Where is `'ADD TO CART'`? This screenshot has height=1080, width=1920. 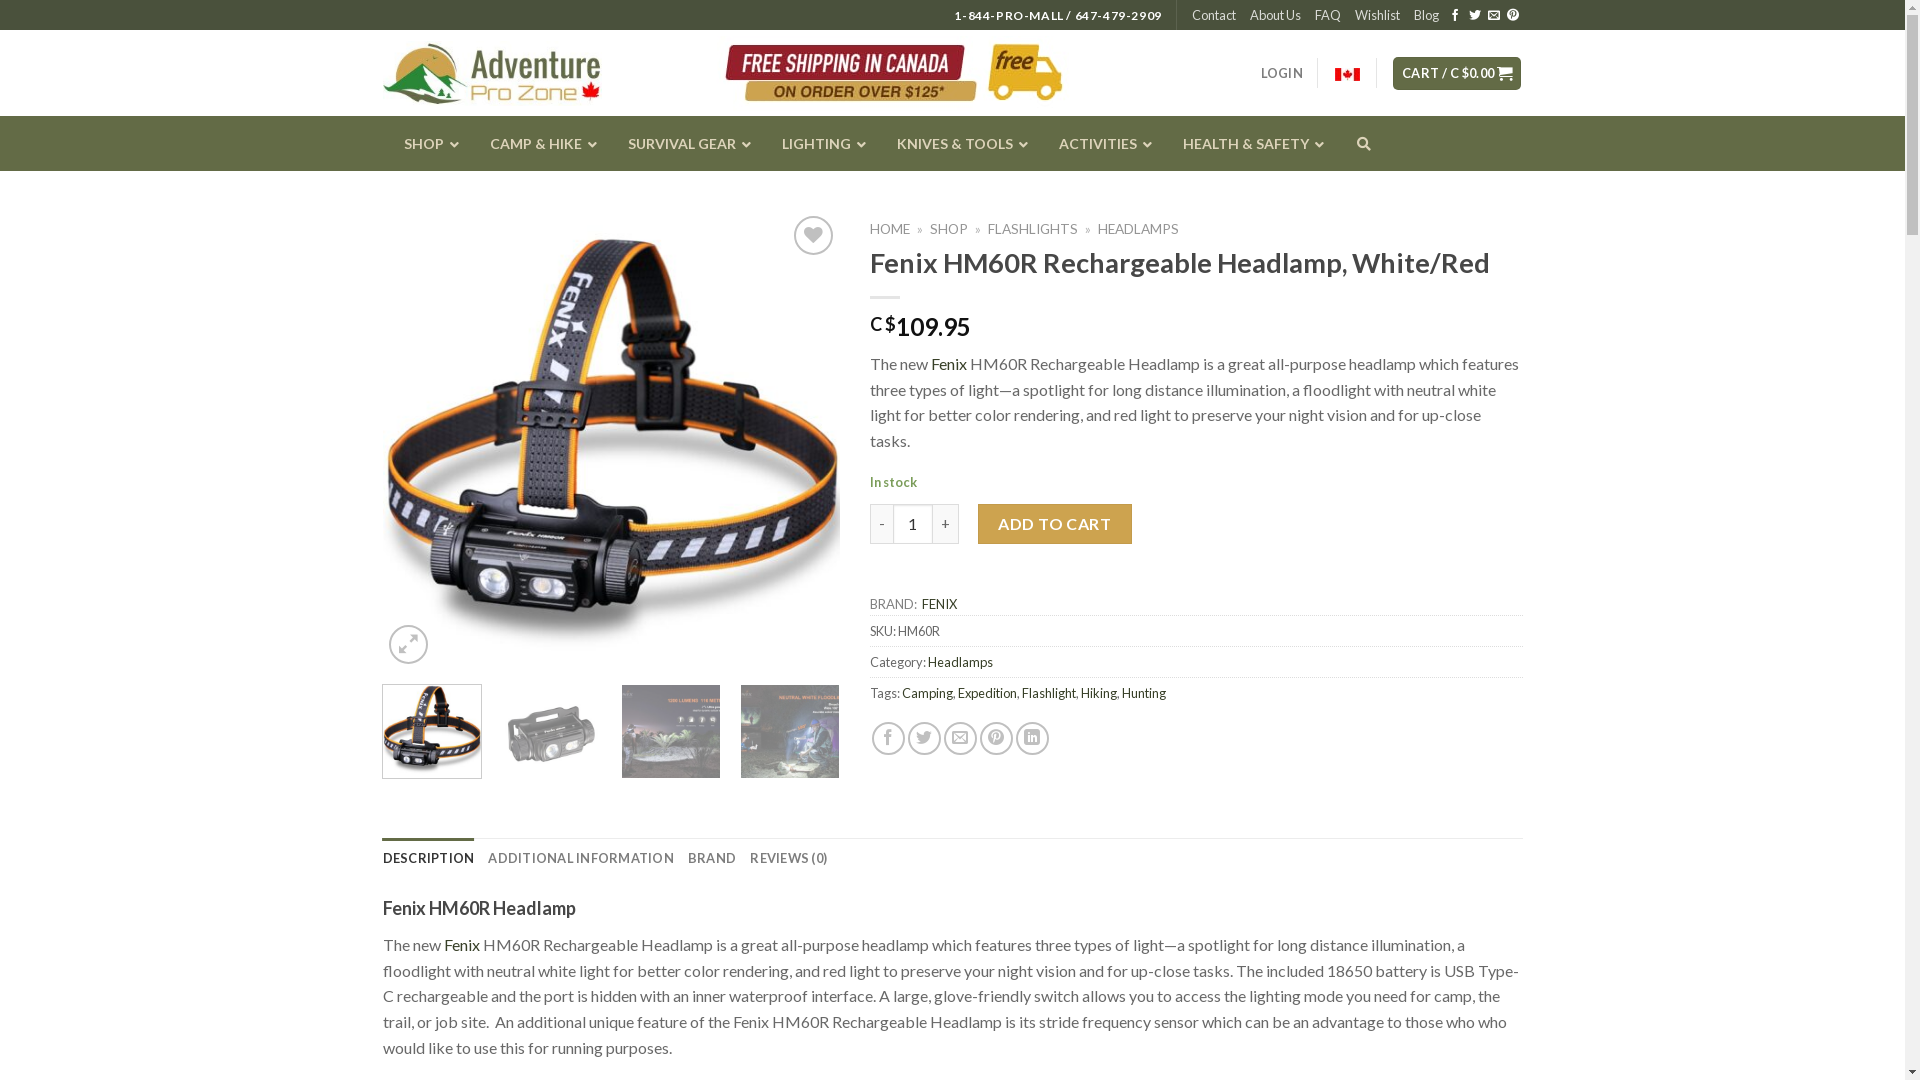 'ADD TO CART' is located at coordinates (978, 523).